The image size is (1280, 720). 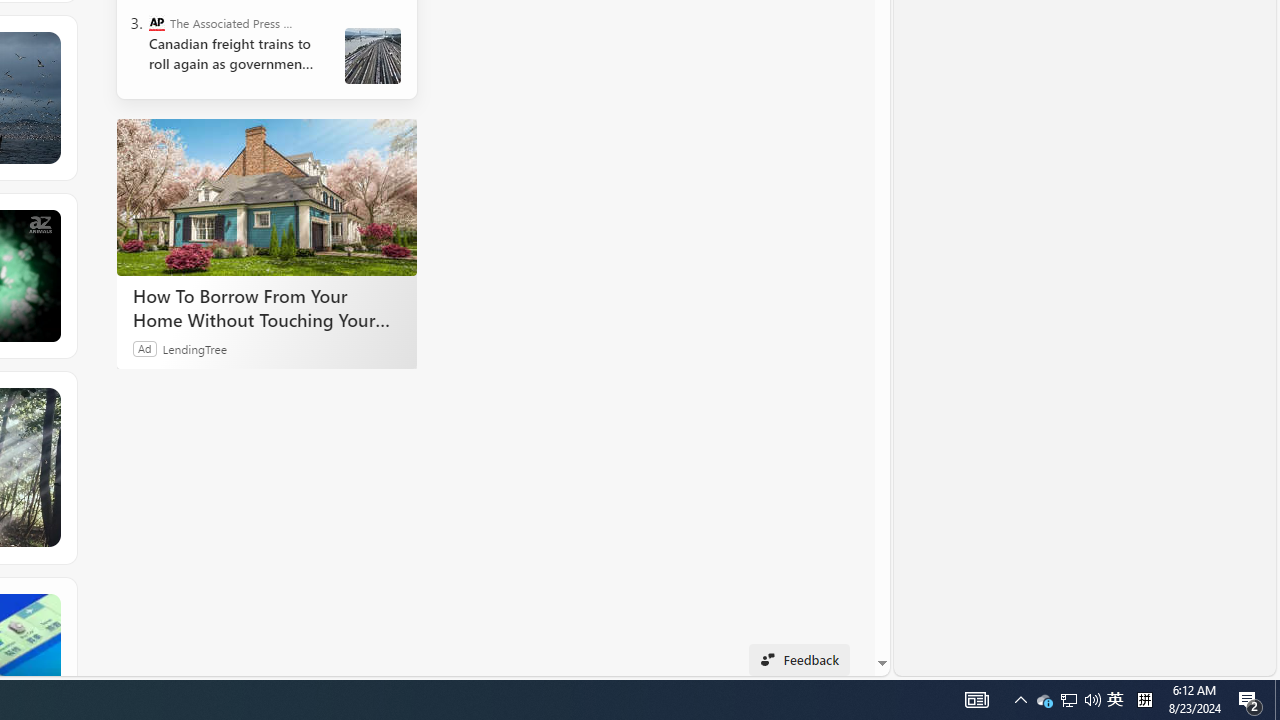 I want to click on 'LendingTree', so click(x=195, y=347).